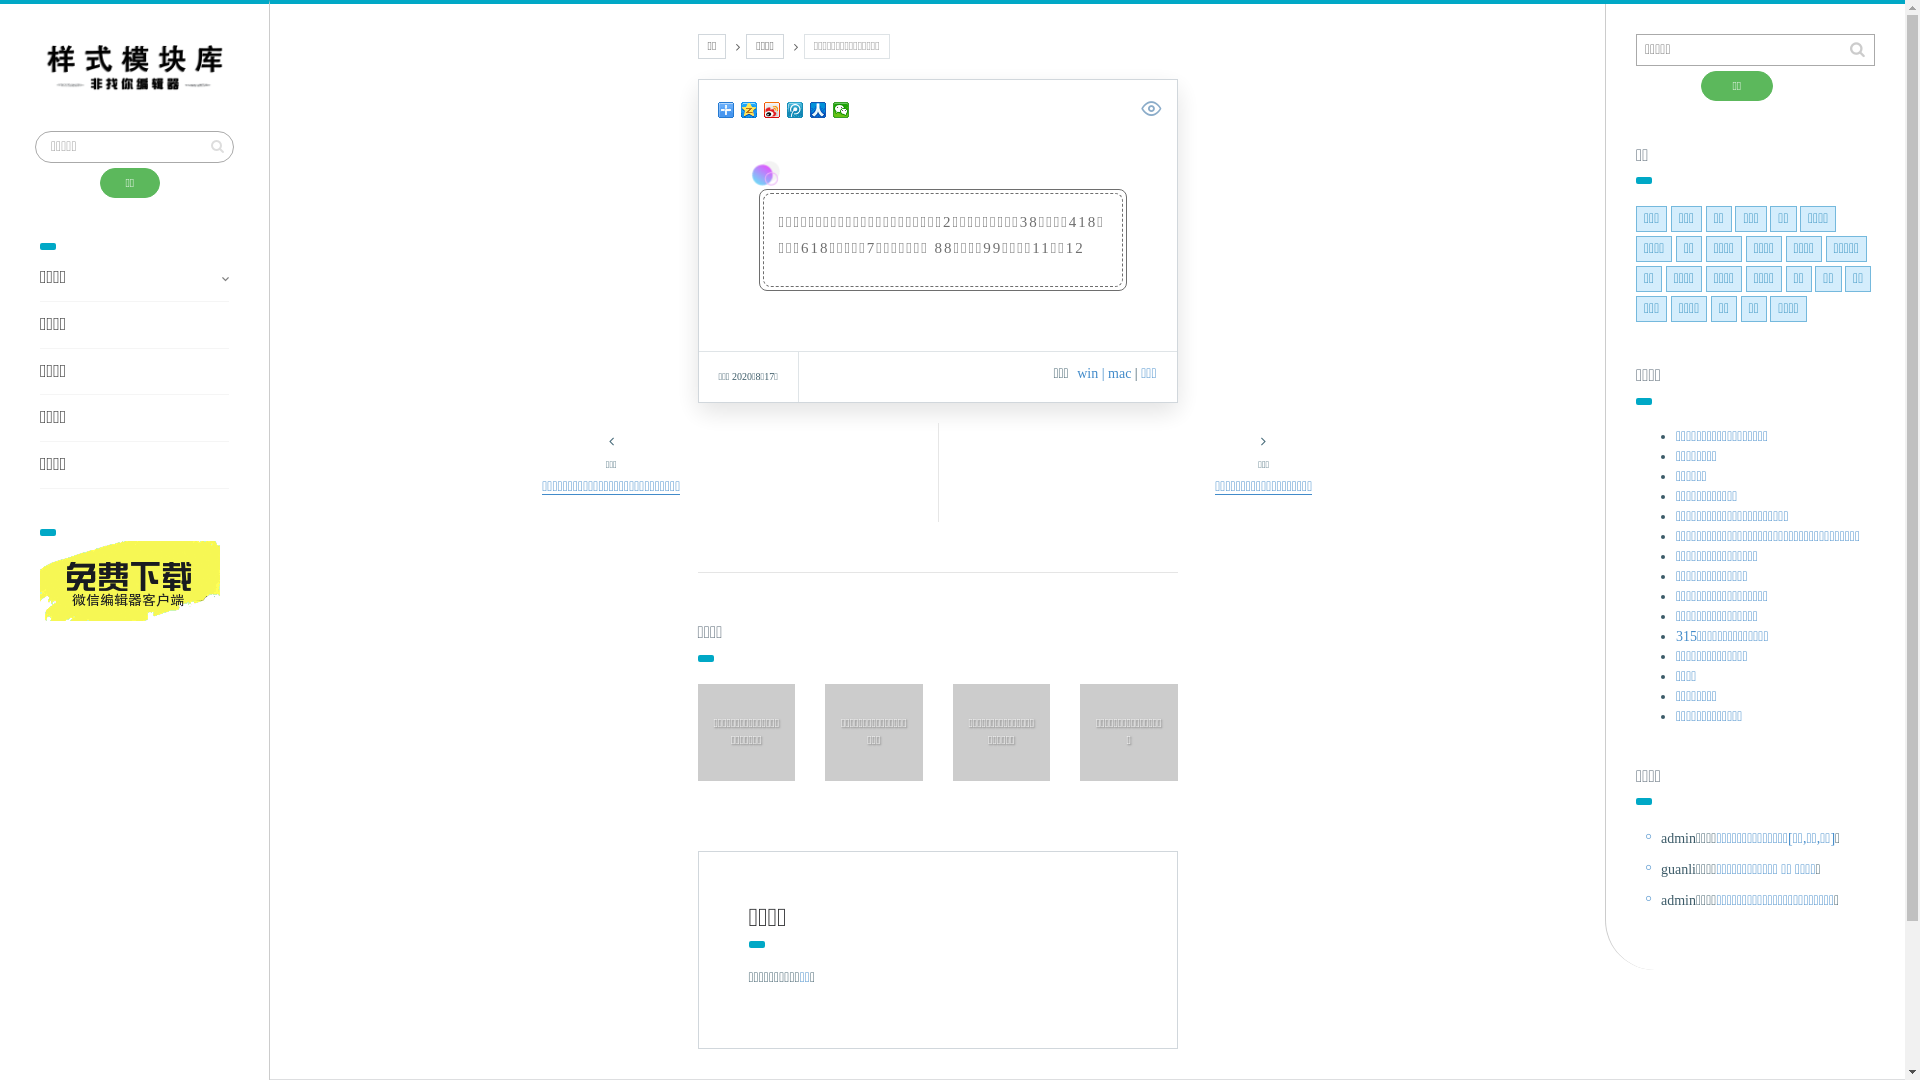 The height and width of the screenshot is (1080, 1920). Describe the element at coordinates (1075, 373) in the screenshot. I see `'win'` at that location.